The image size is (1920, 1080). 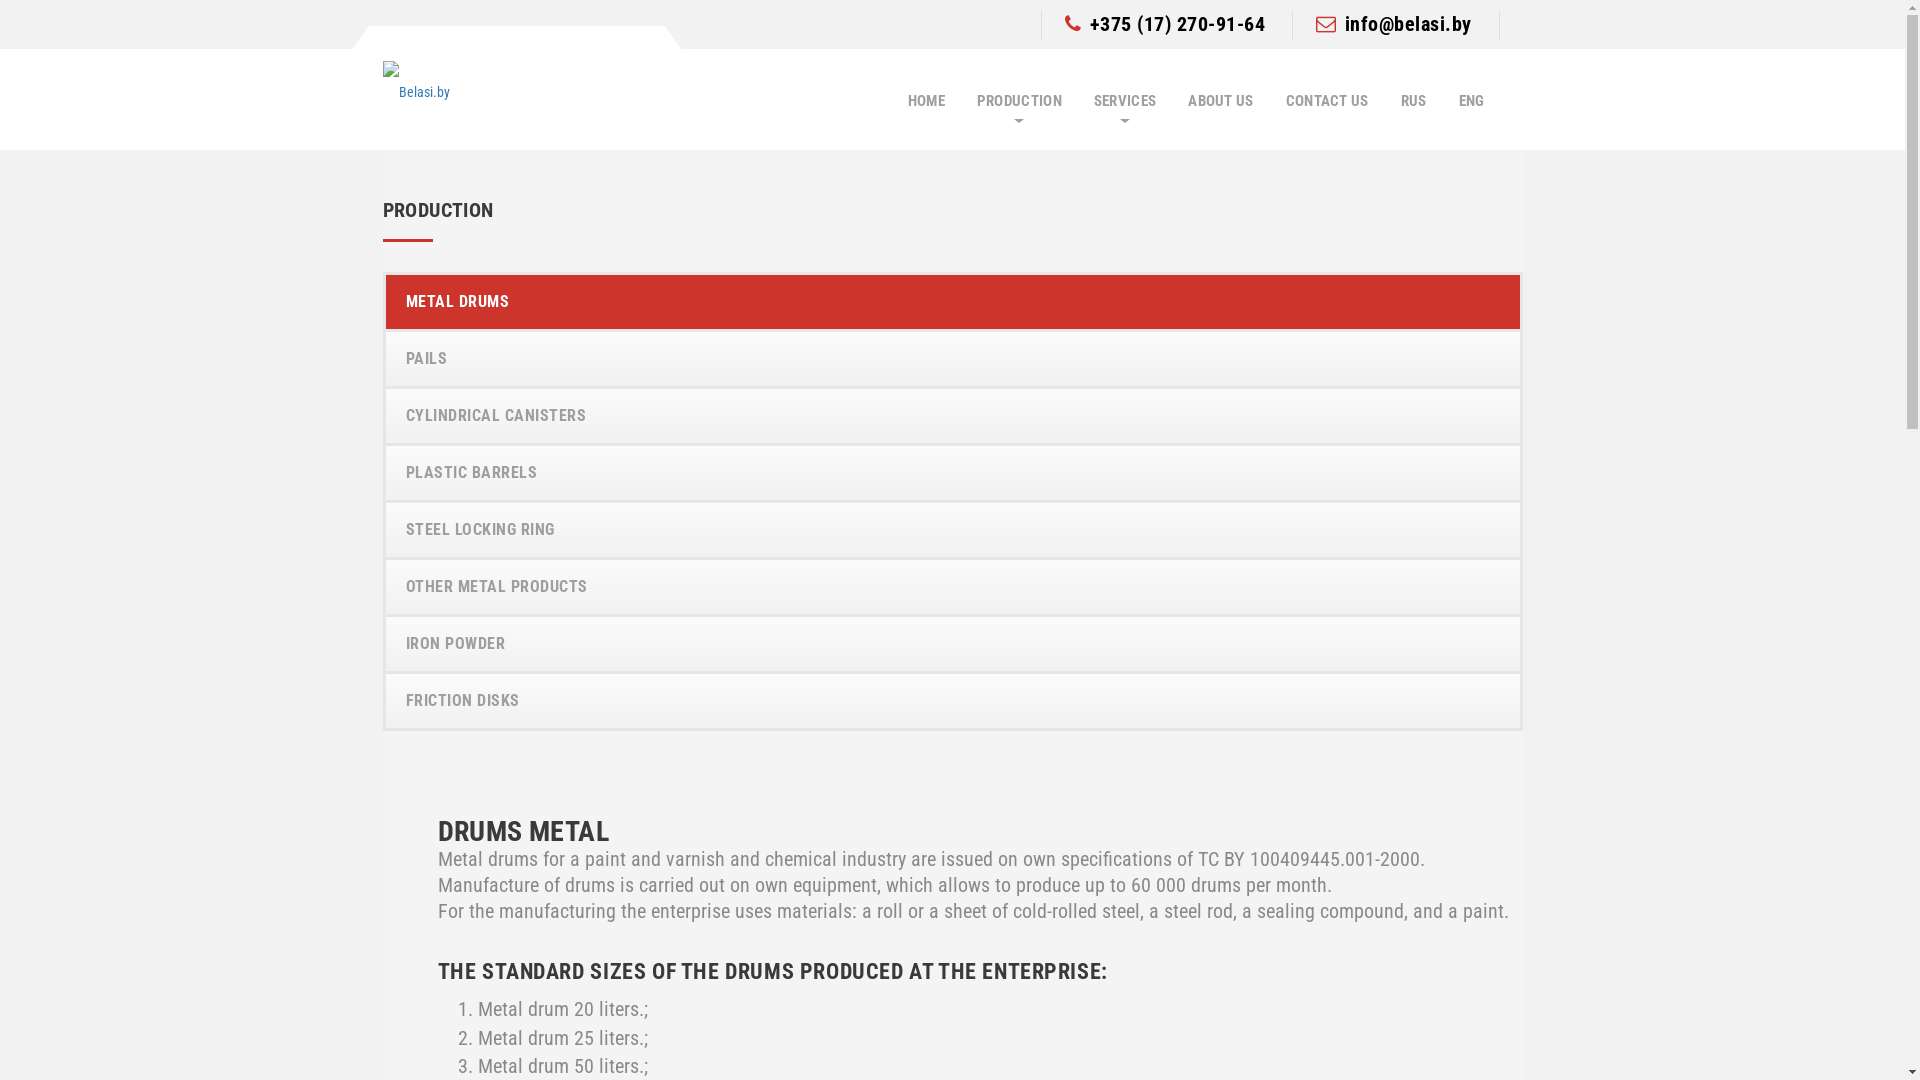 I want to click on 'CONTACT US', so click(x=1327, y=101).